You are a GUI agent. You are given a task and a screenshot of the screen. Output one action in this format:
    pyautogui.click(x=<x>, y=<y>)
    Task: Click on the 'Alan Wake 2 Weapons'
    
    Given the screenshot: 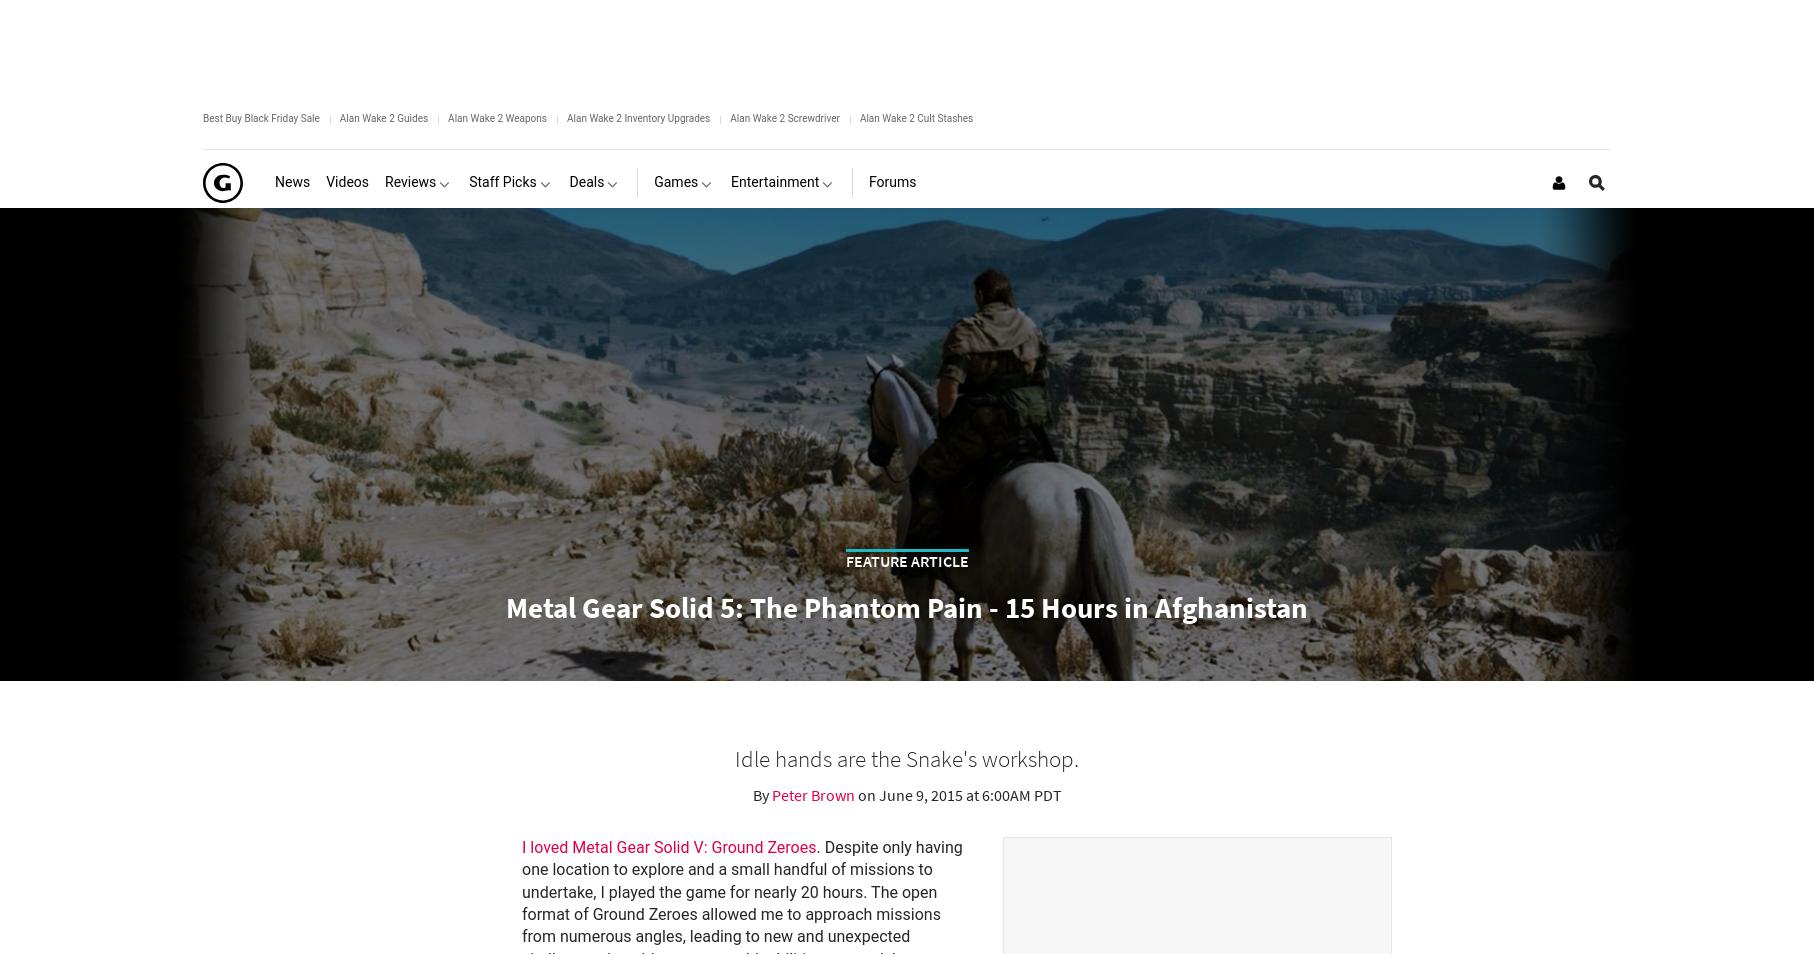 What is the action you would take?
    pyautogui.click(x=448, y=117)
    